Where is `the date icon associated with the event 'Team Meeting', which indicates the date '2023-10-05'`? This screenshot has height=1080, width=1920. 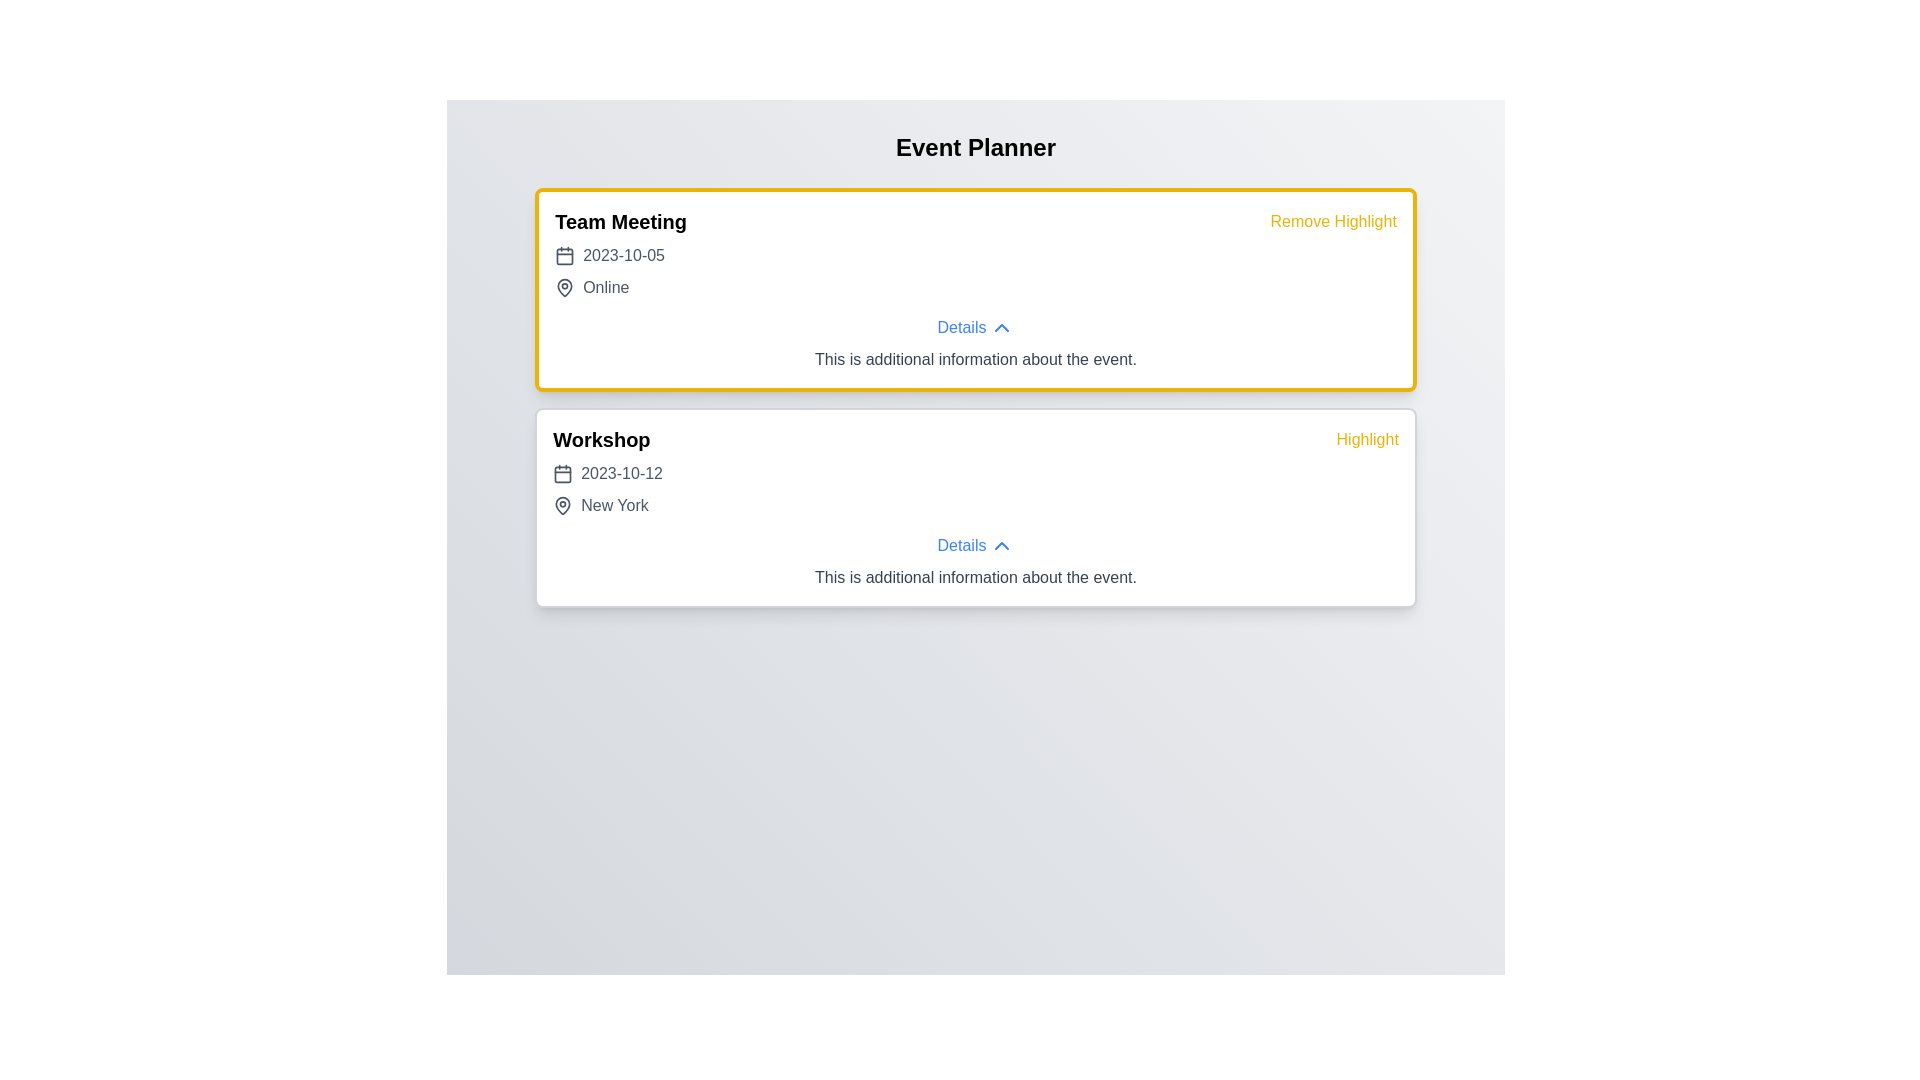 the date icon associated with the event 'Team Meeting', which indicates the date '2023-10-05' is located at coordinates (564, 254).